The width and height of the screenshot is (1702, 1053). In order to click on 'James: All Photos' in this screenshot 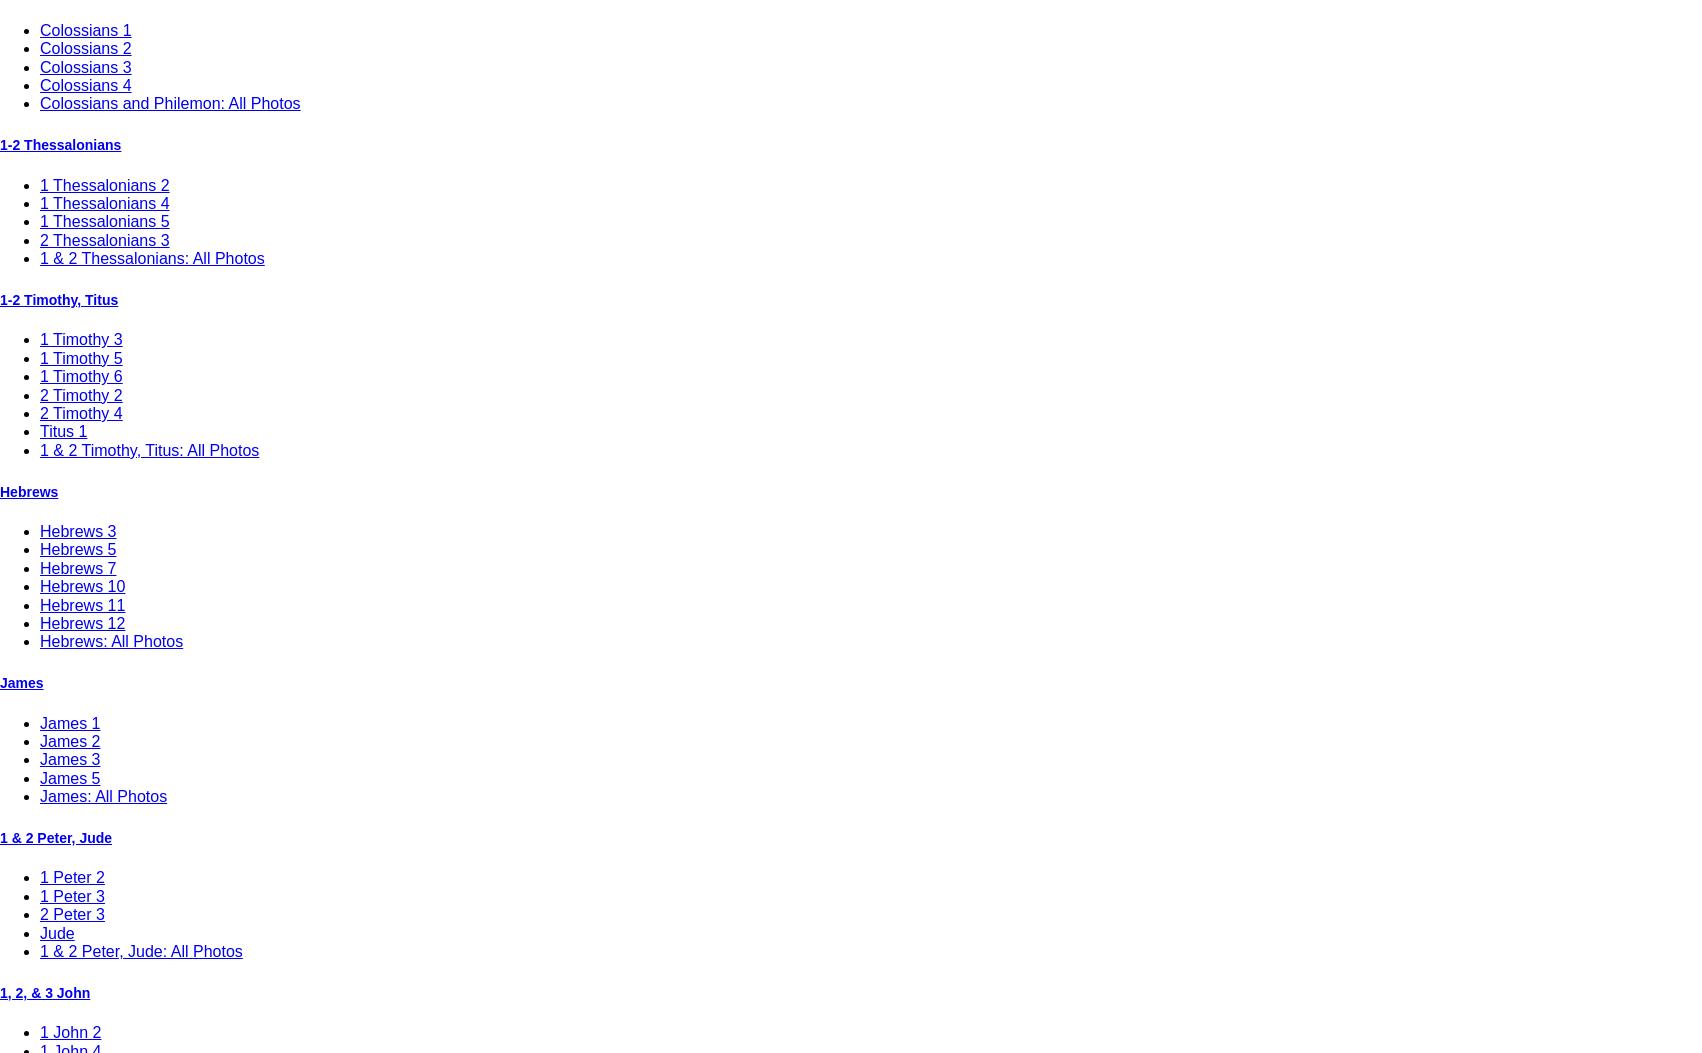, I will do `click(103, 796)`.